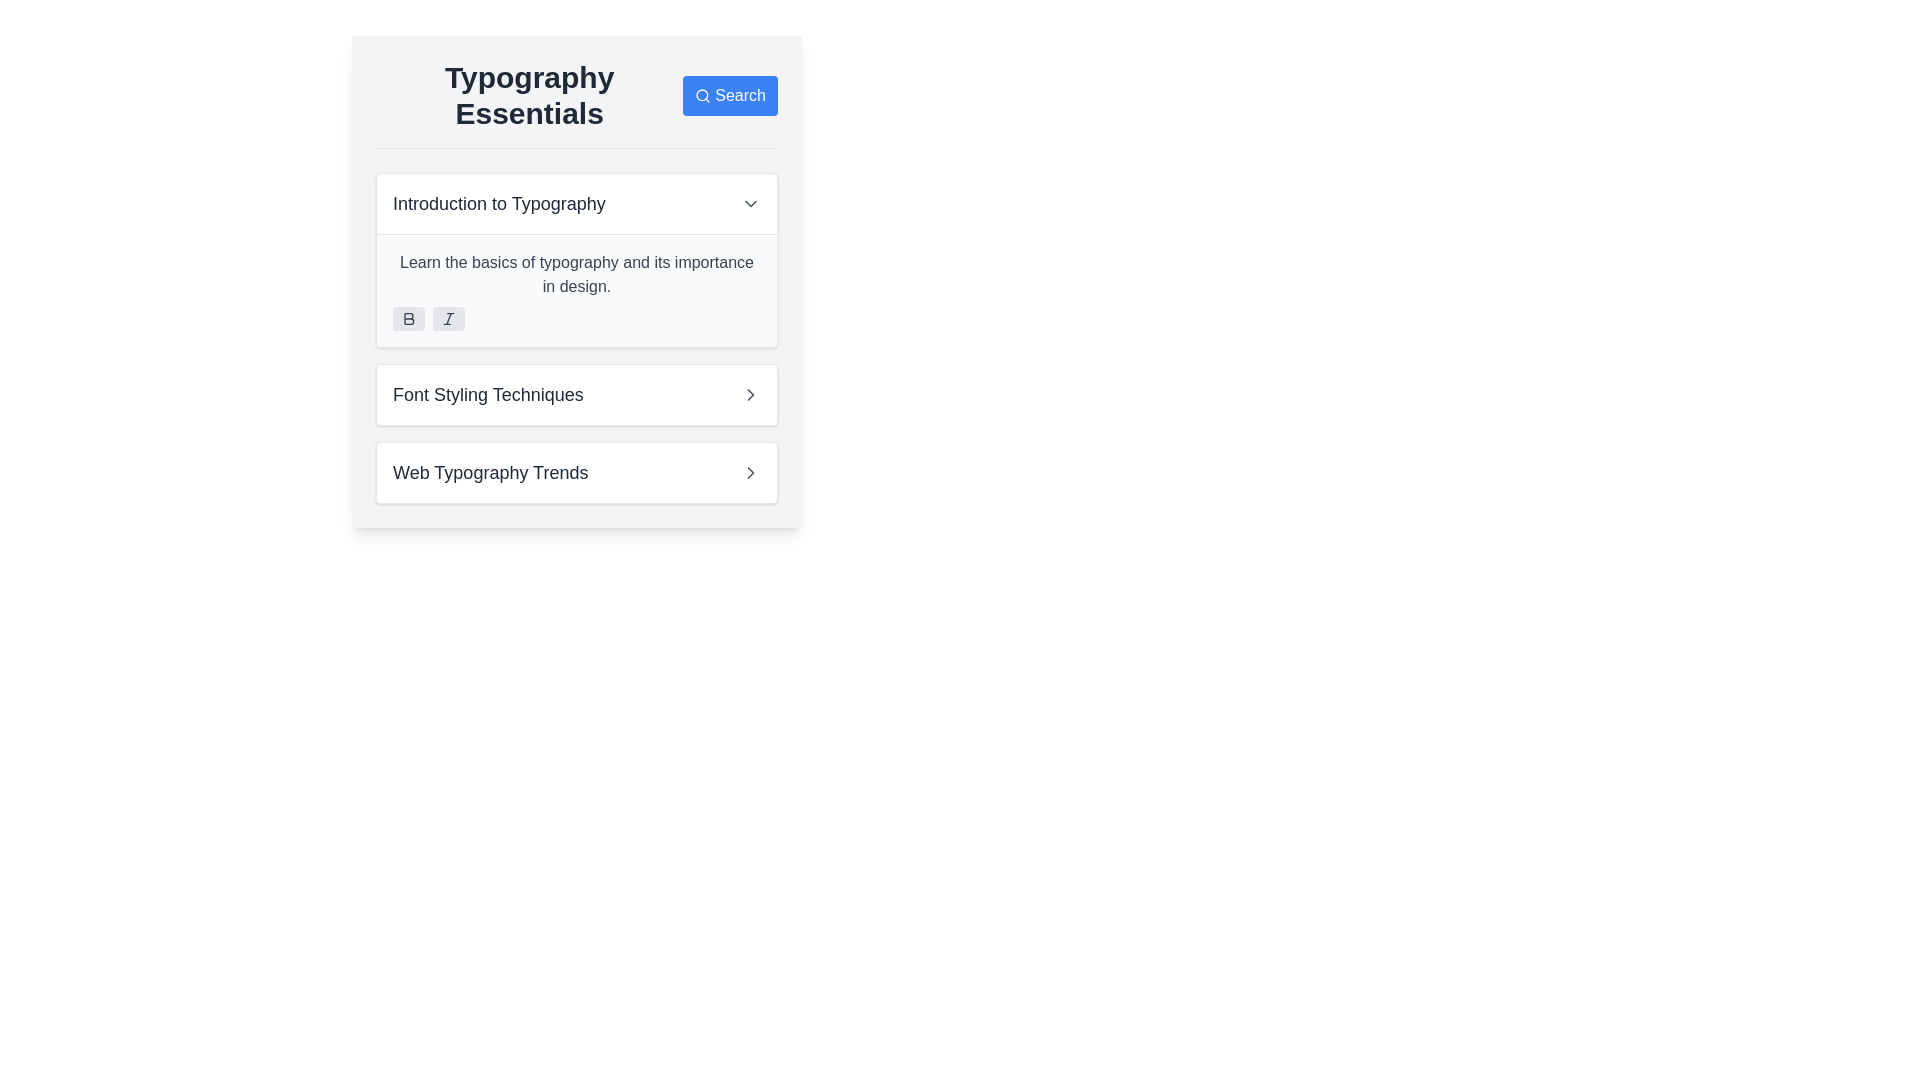  I want to click on the navigational button at the bottom of the vertical list, so click(575, 473).